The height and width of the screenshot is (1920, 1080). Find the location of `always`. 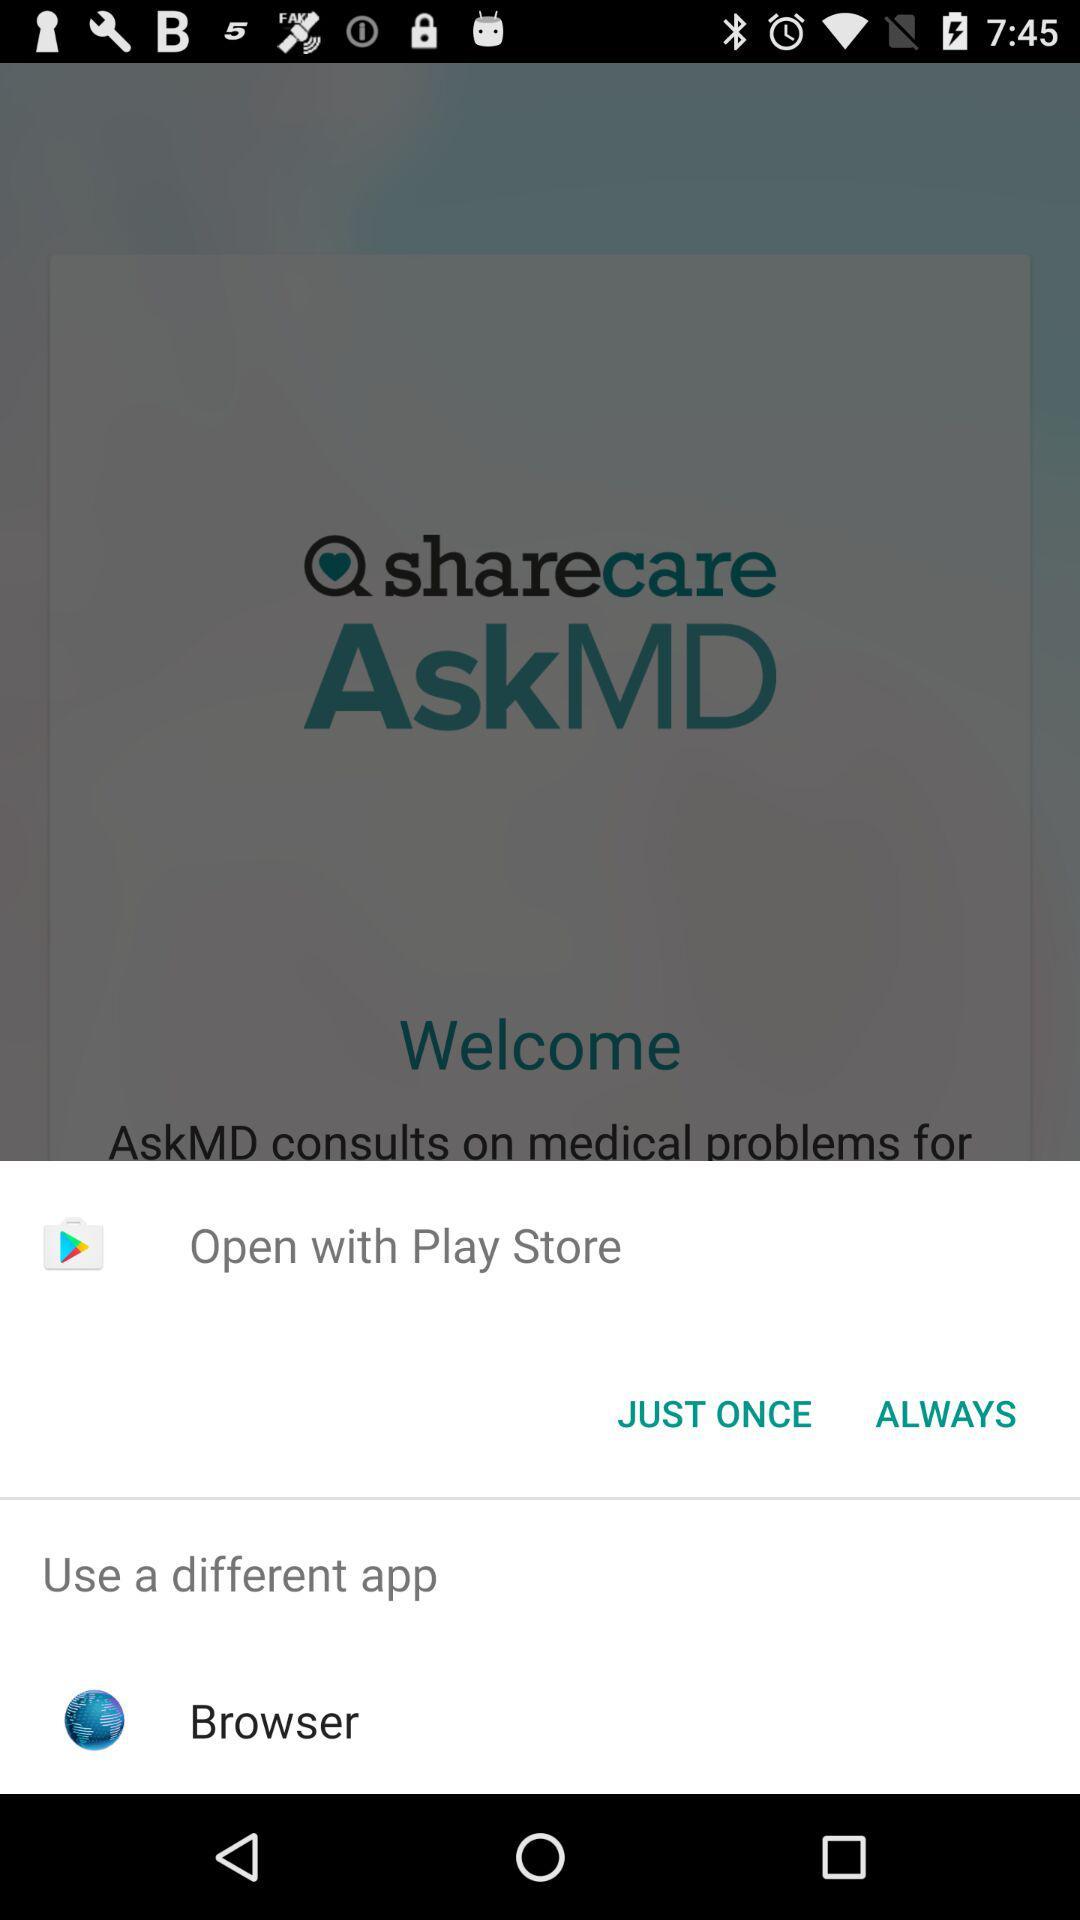

always is located at coordinates (945, 1411).